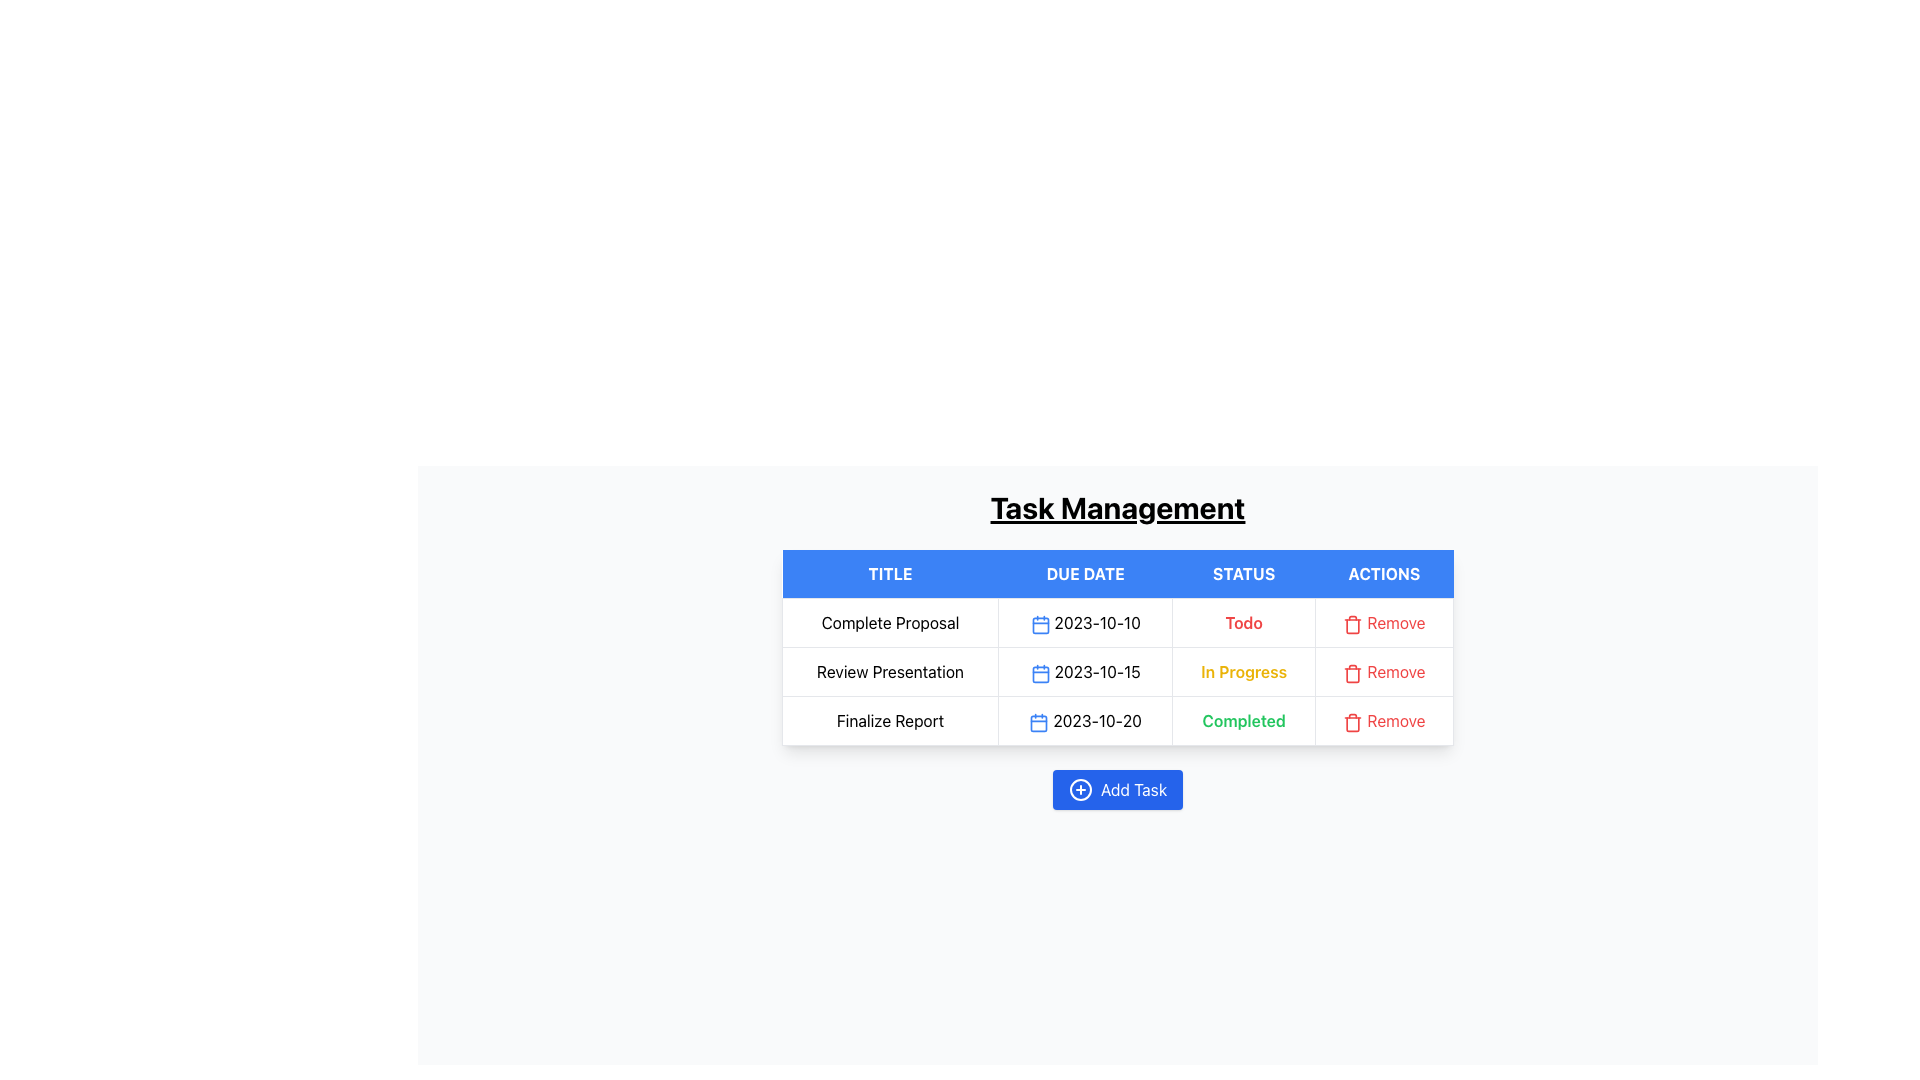 Image resolution: width=1920 pixels, height=1080 pixels. I want to click on the small light blue calendar icon located in the 'Due Date' column of the table, corresponding to the 'Finalize Report' row, to potentially open a calendar or provide date details, so click(1039, 722).